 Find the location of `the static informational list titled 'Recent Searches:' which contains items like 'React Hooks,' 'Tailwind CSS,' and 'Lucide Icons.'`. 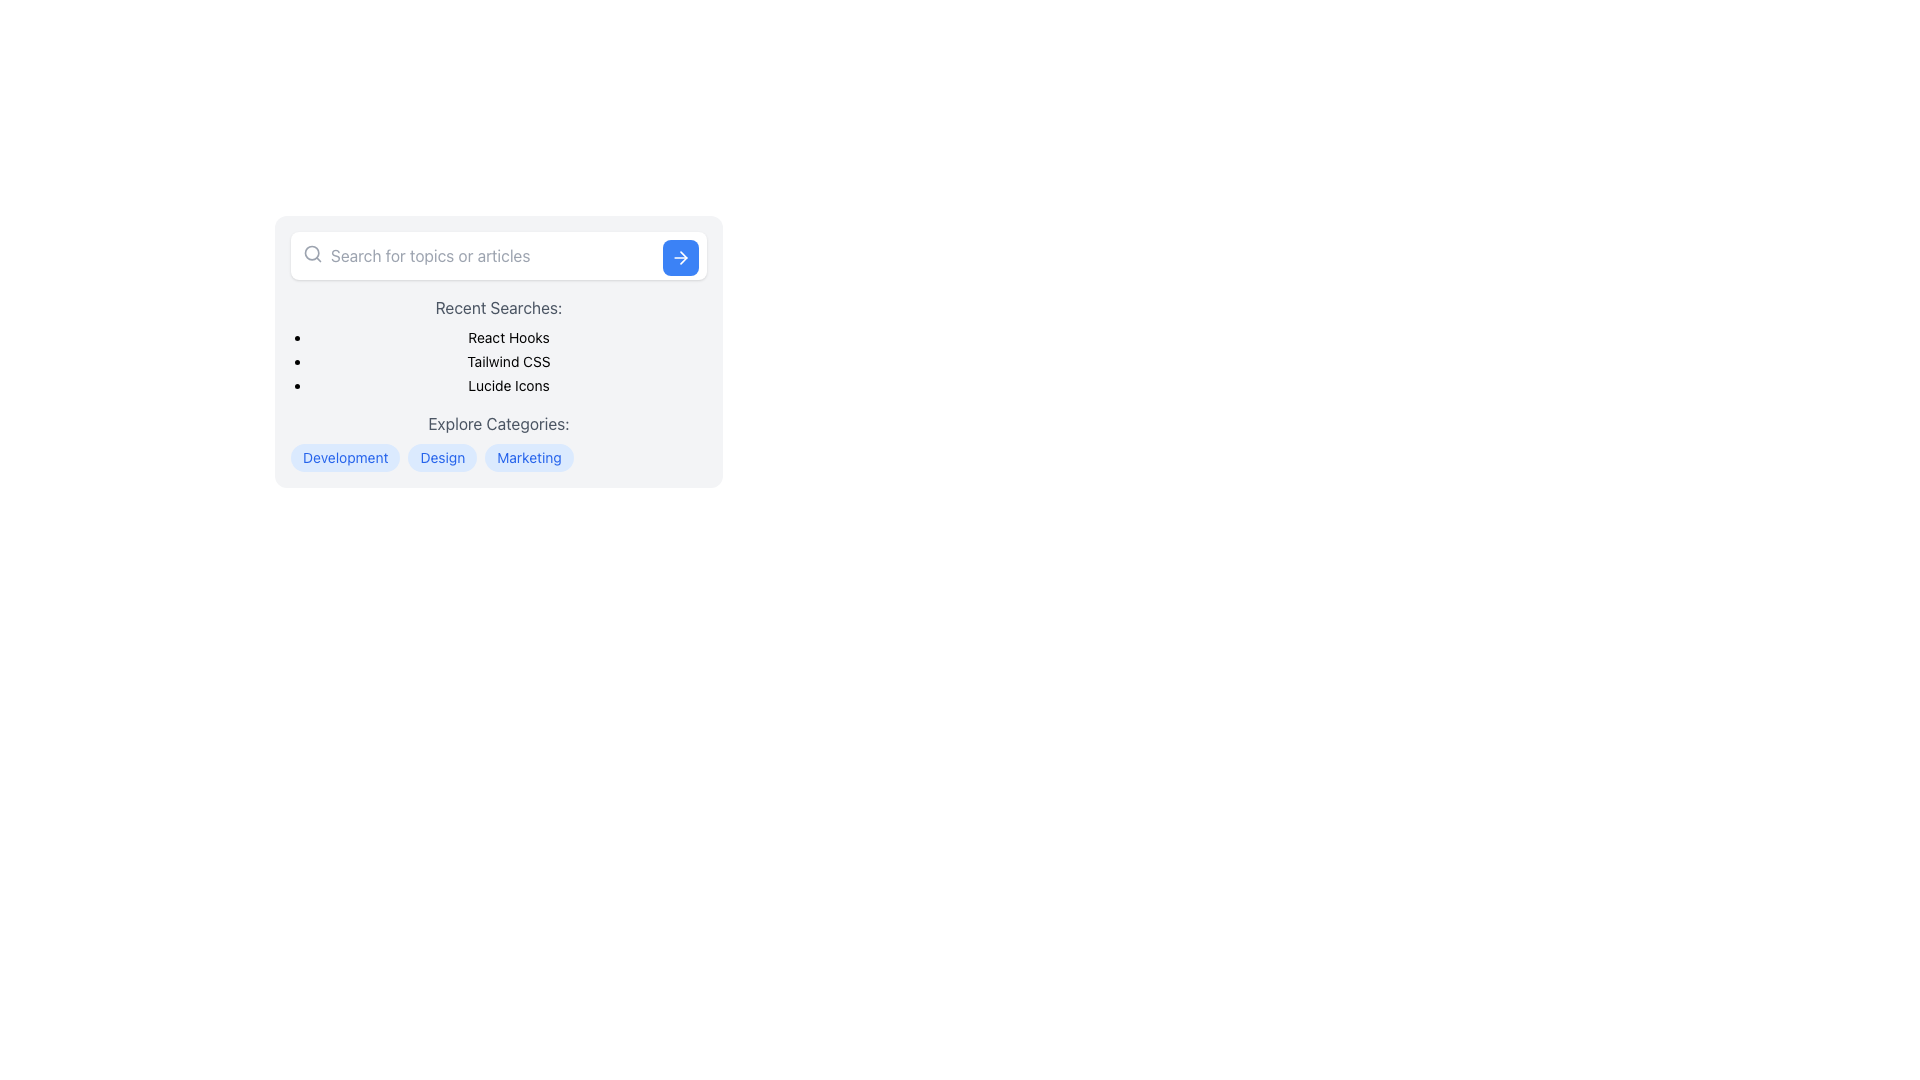

the static informational list titled 'Recent Searches:' which contains items like 'React Hooks,' 'Tailwind CSS,' and 'Lucide Icons.' is located at coordinates (499, 345).